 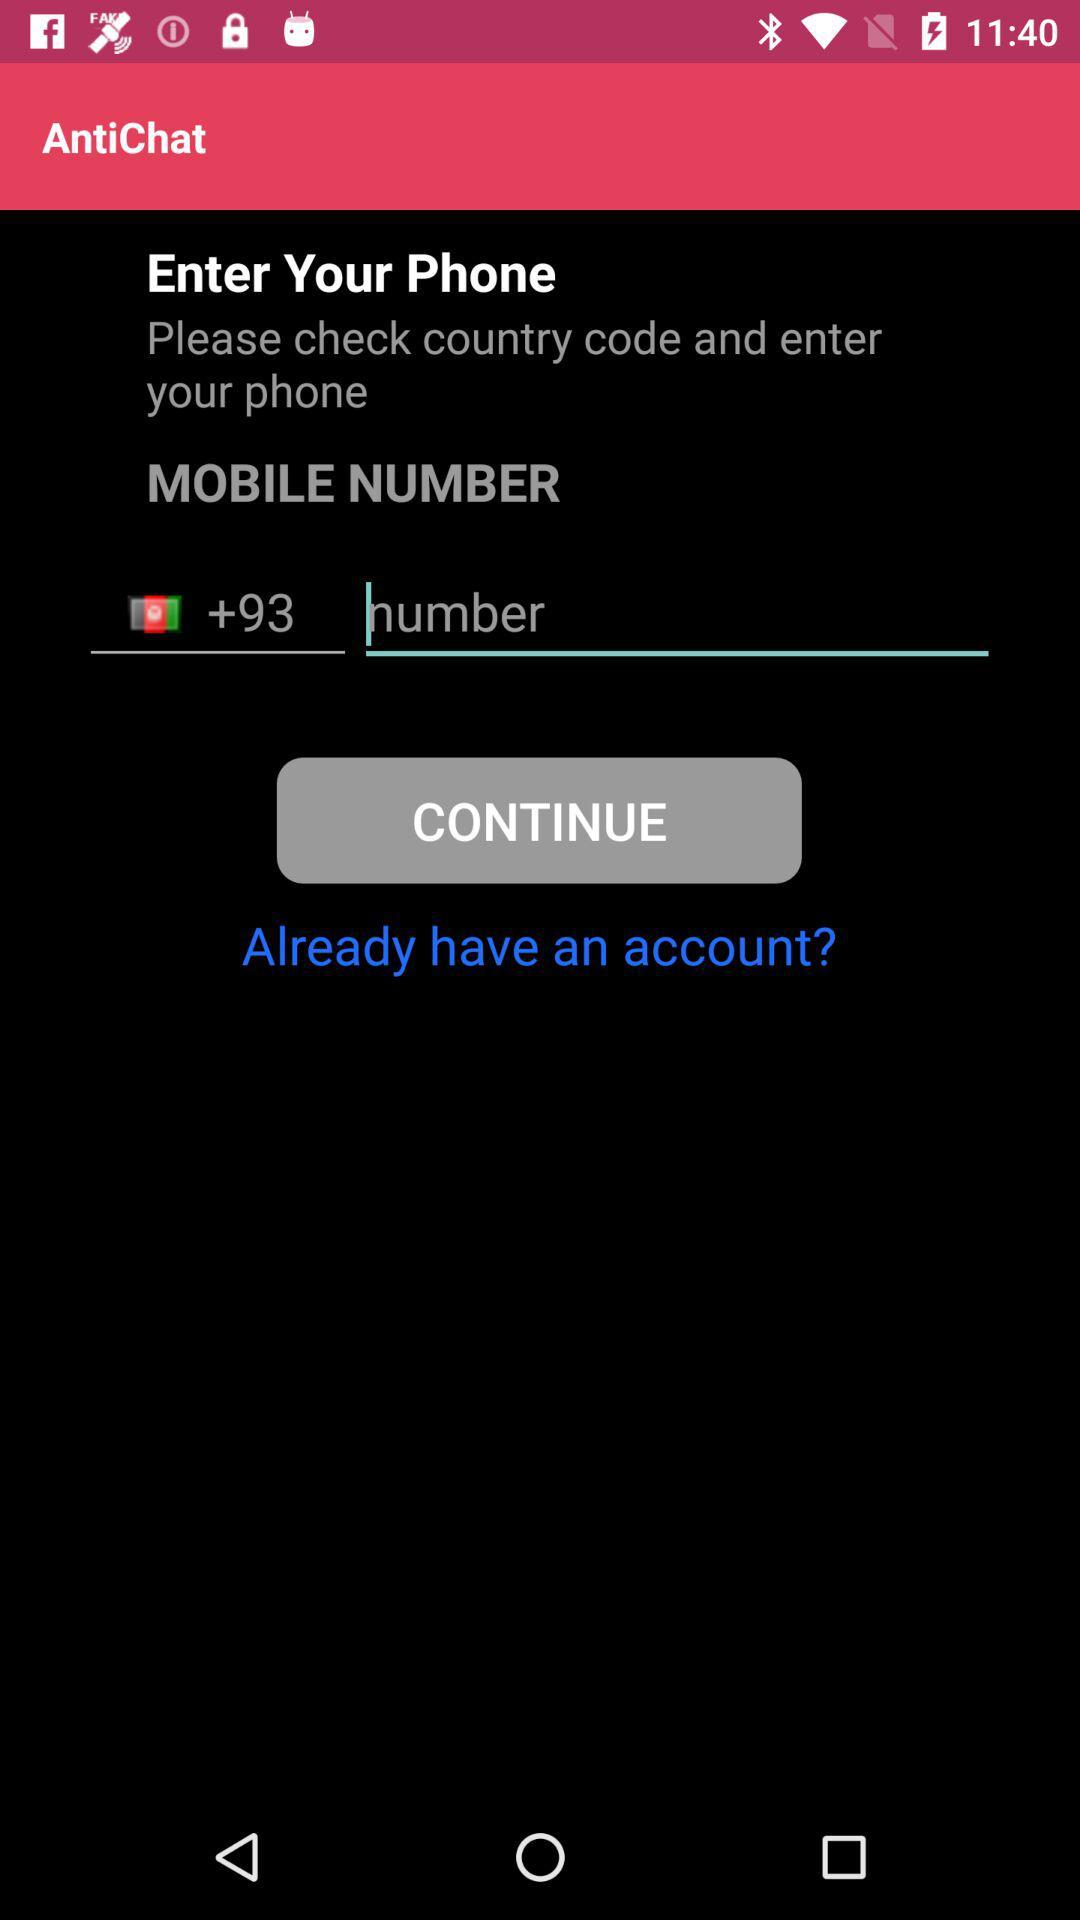 I want to click on already have an icon, so click(x=538, y=943).